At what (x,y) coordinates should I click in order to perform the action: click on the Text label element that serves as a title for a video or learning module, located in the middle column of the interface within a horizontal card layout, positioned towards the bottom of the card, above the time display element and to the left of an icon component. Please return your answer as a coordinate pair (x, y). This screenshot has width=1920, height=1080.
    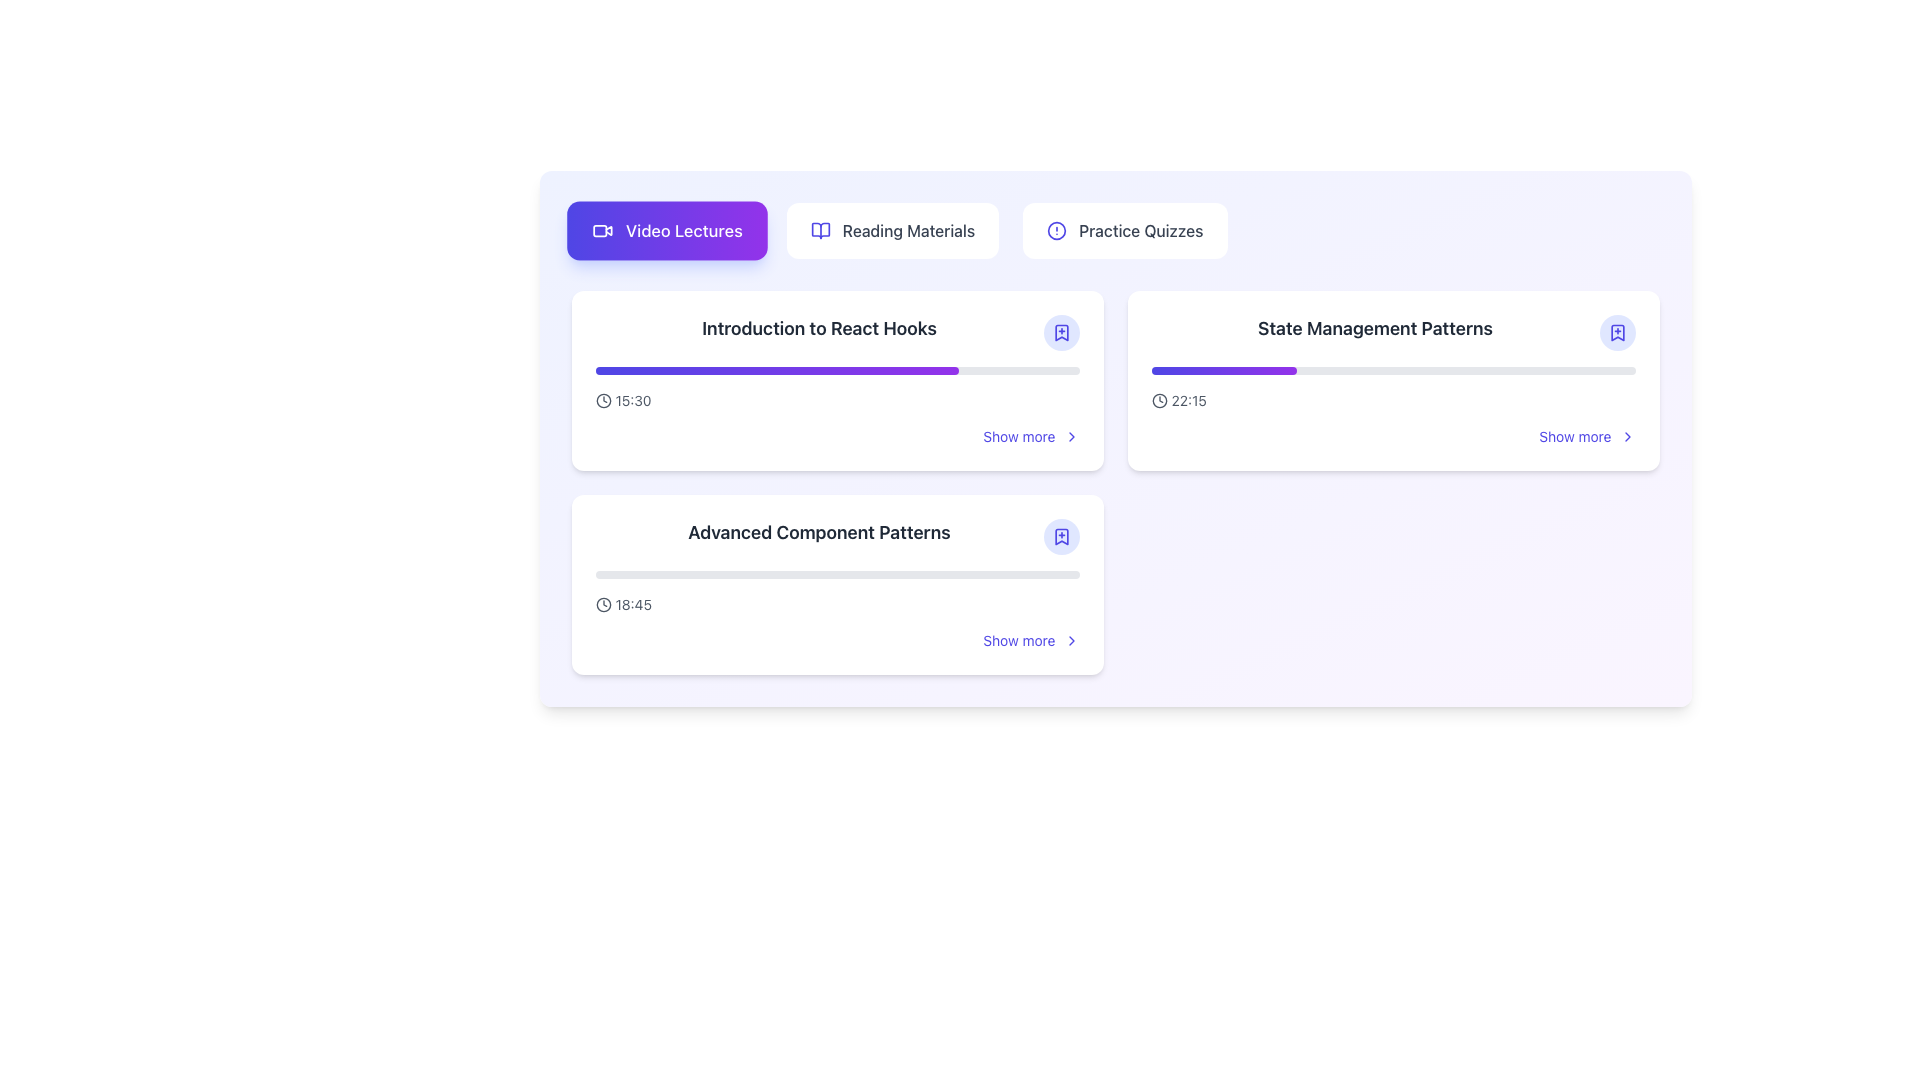
    Looking at the image, I should click on (819, 531).